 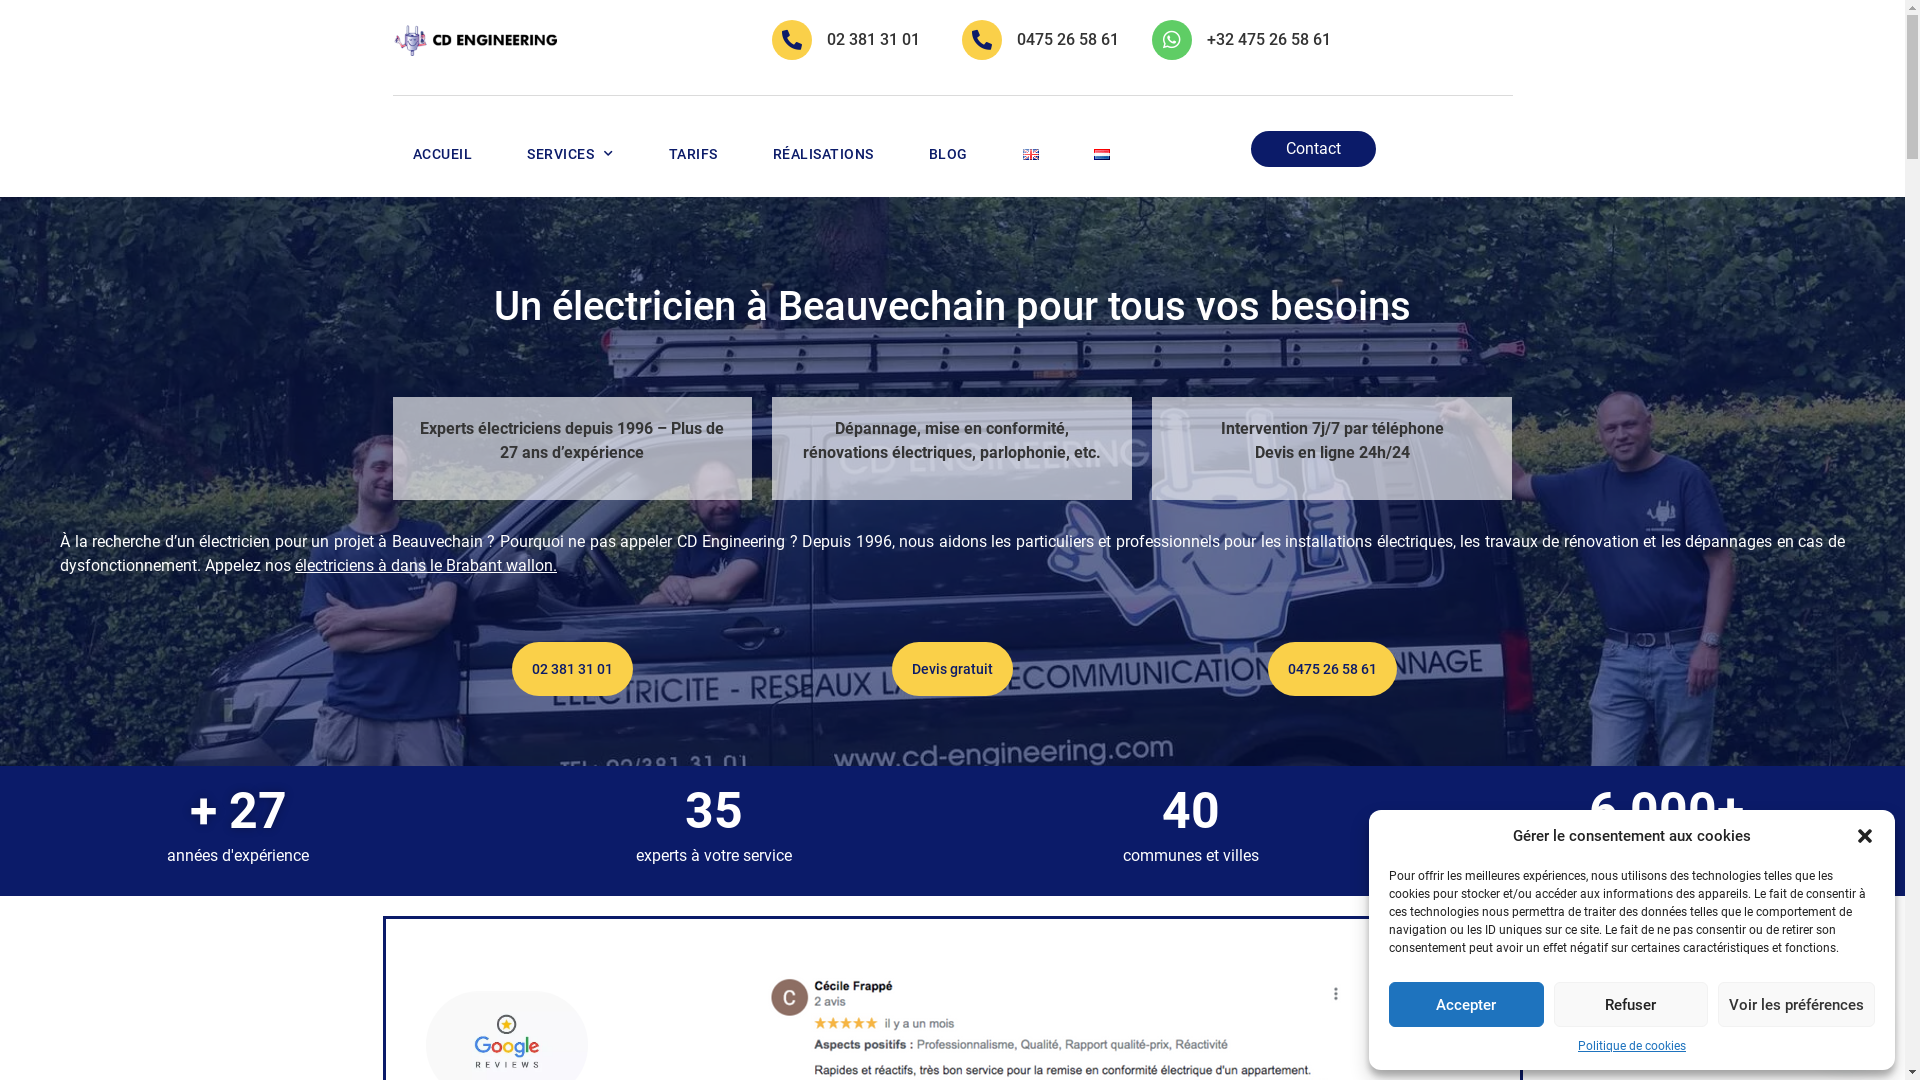 What do you see at coordinates (1066, 39) in the screenshot?
I see `'0475 26 58 61'` at bounding box center [1066, 39].